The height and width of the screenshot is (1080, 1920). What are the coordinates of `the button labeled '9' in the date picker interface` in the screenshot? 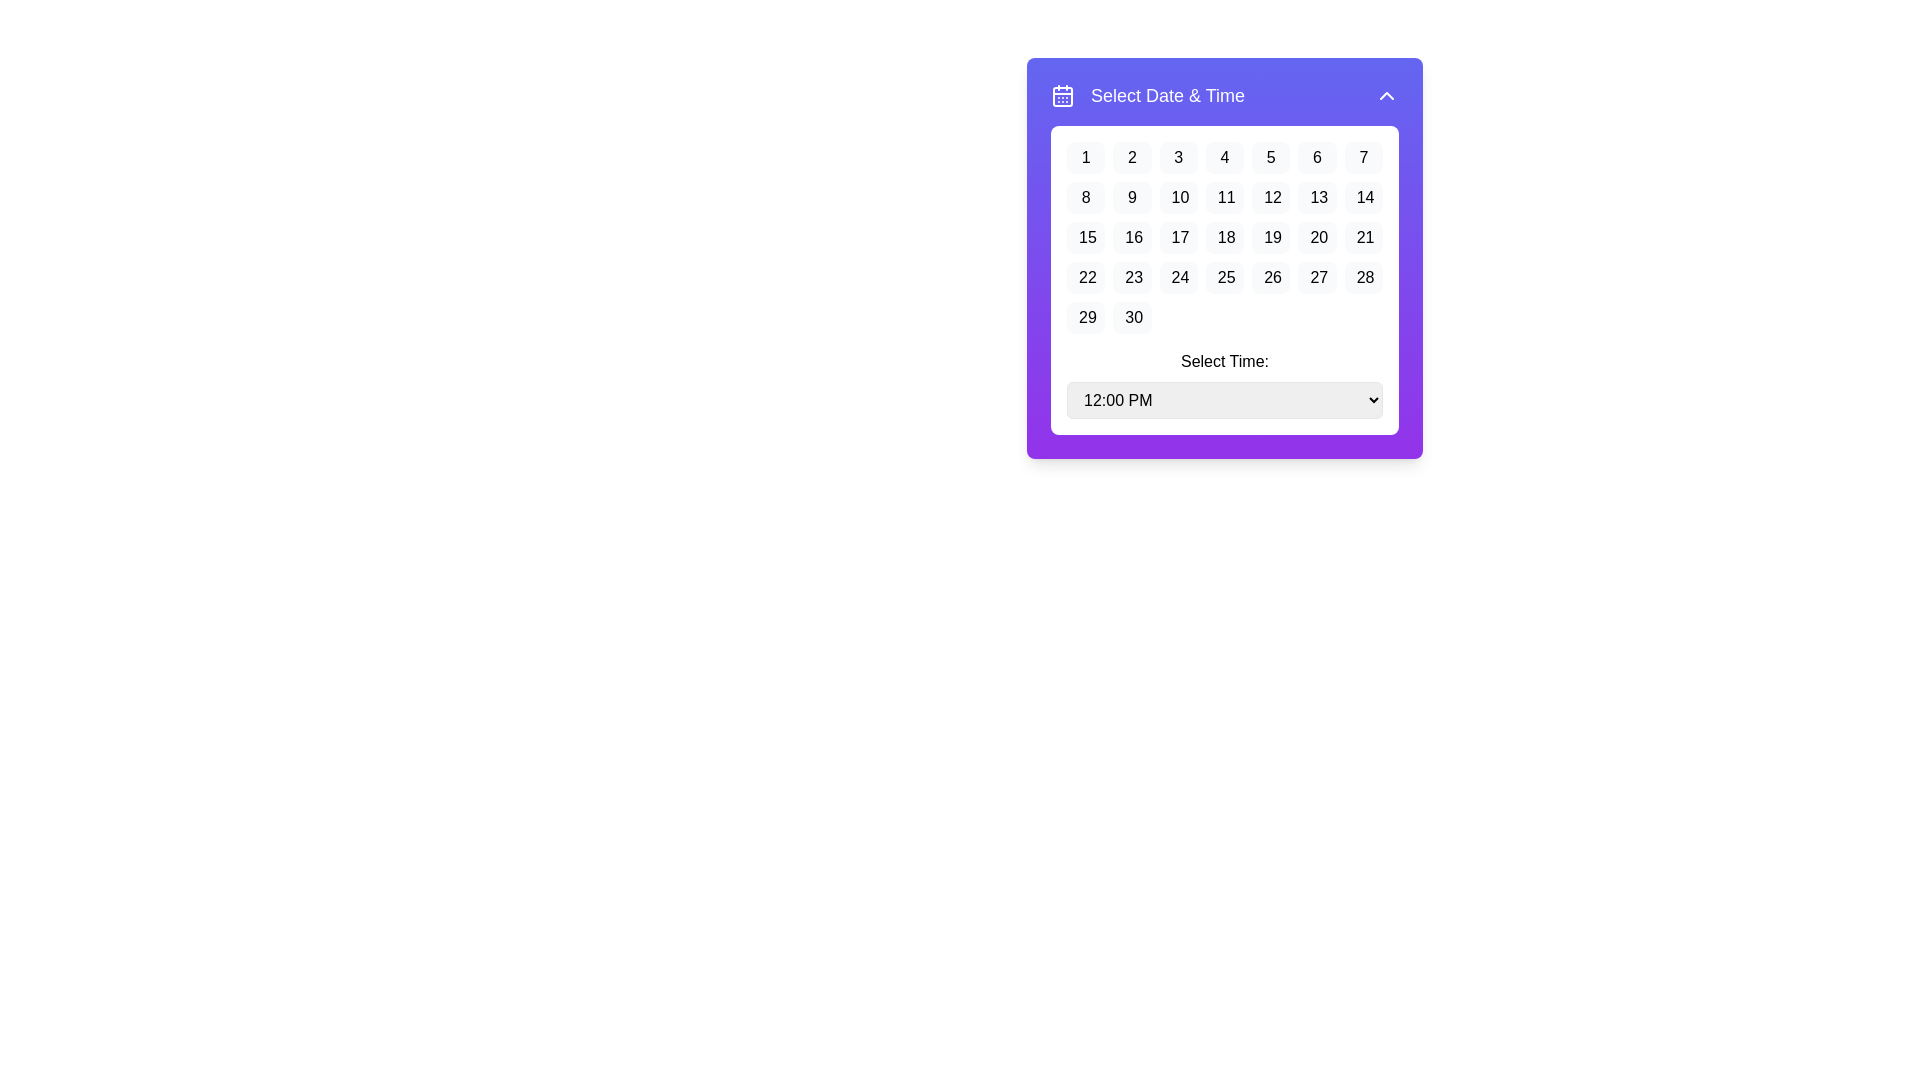 It's located at (1132, 197).